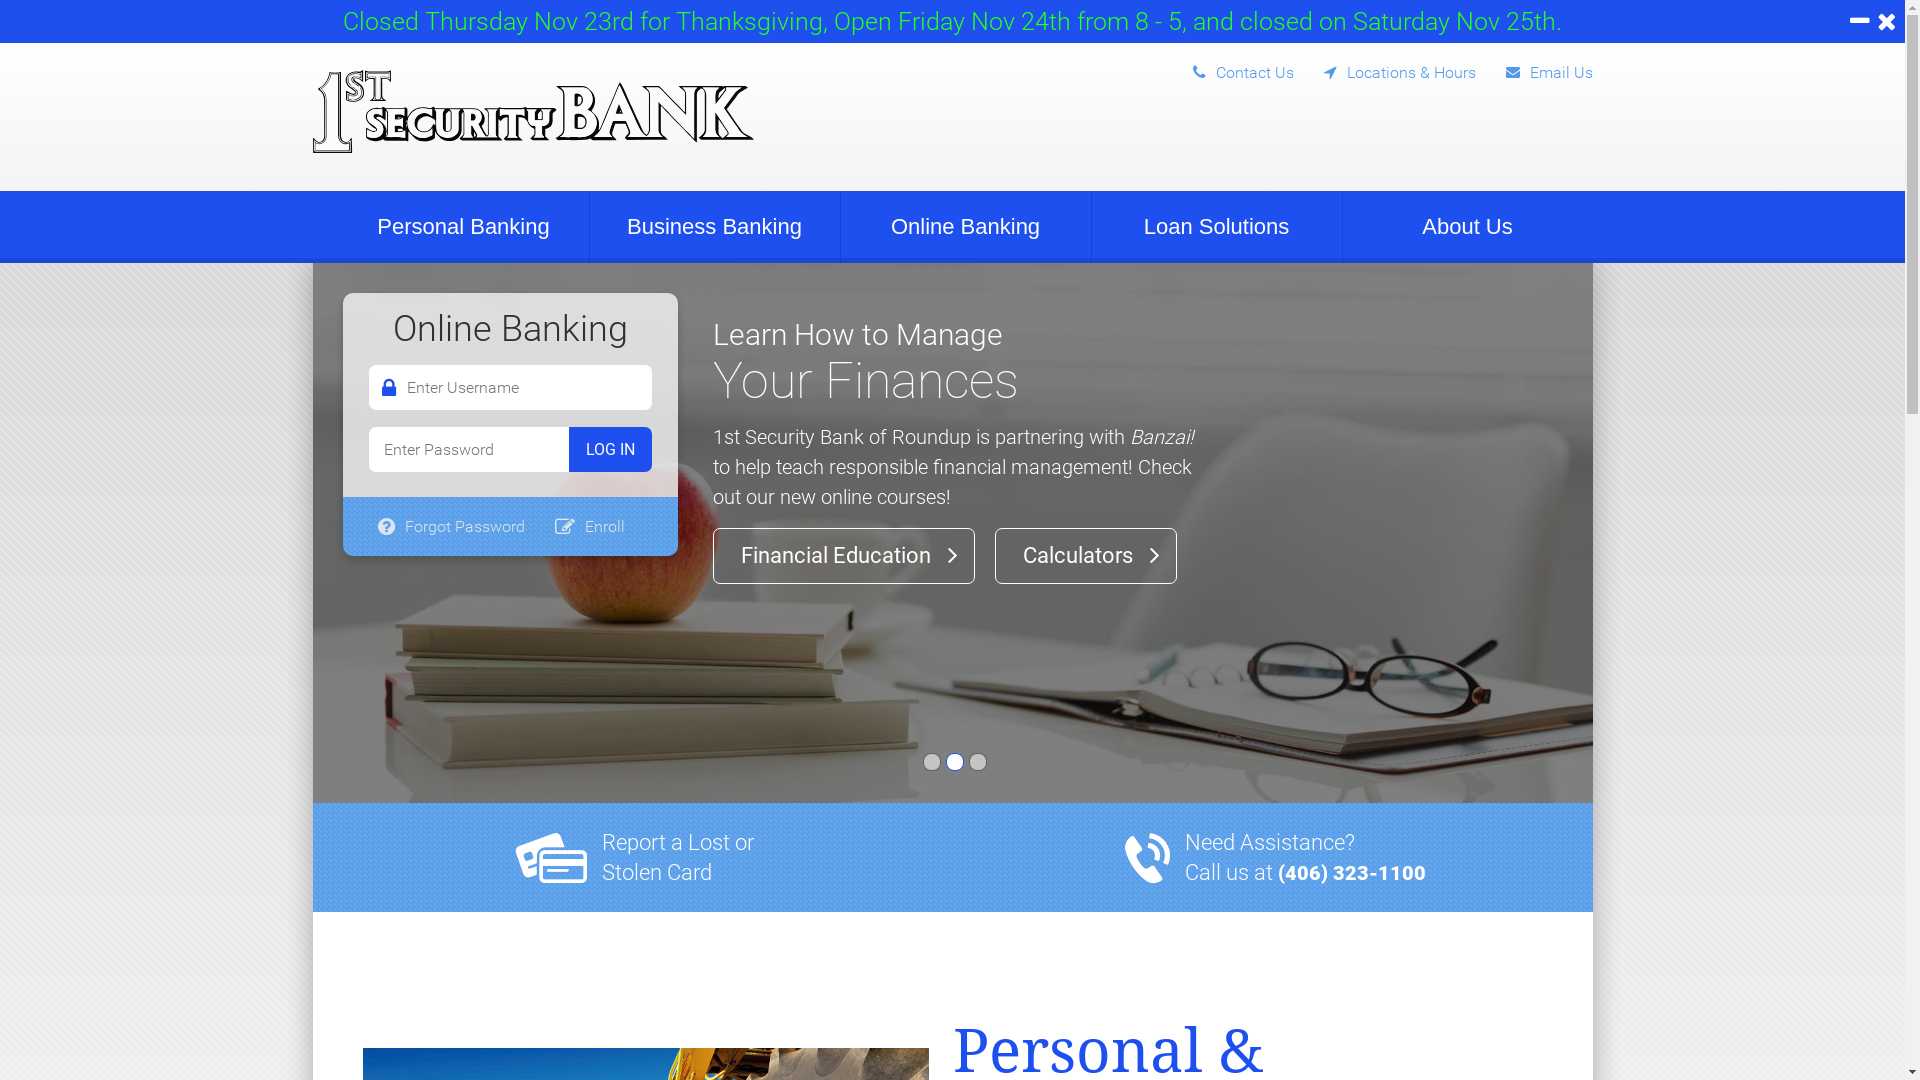 The image size is (1920, 1080). What do you see at coordinates (677, 856) in the screenshot?
I see `'Report a Lost or` at bounding box center [677, 856].